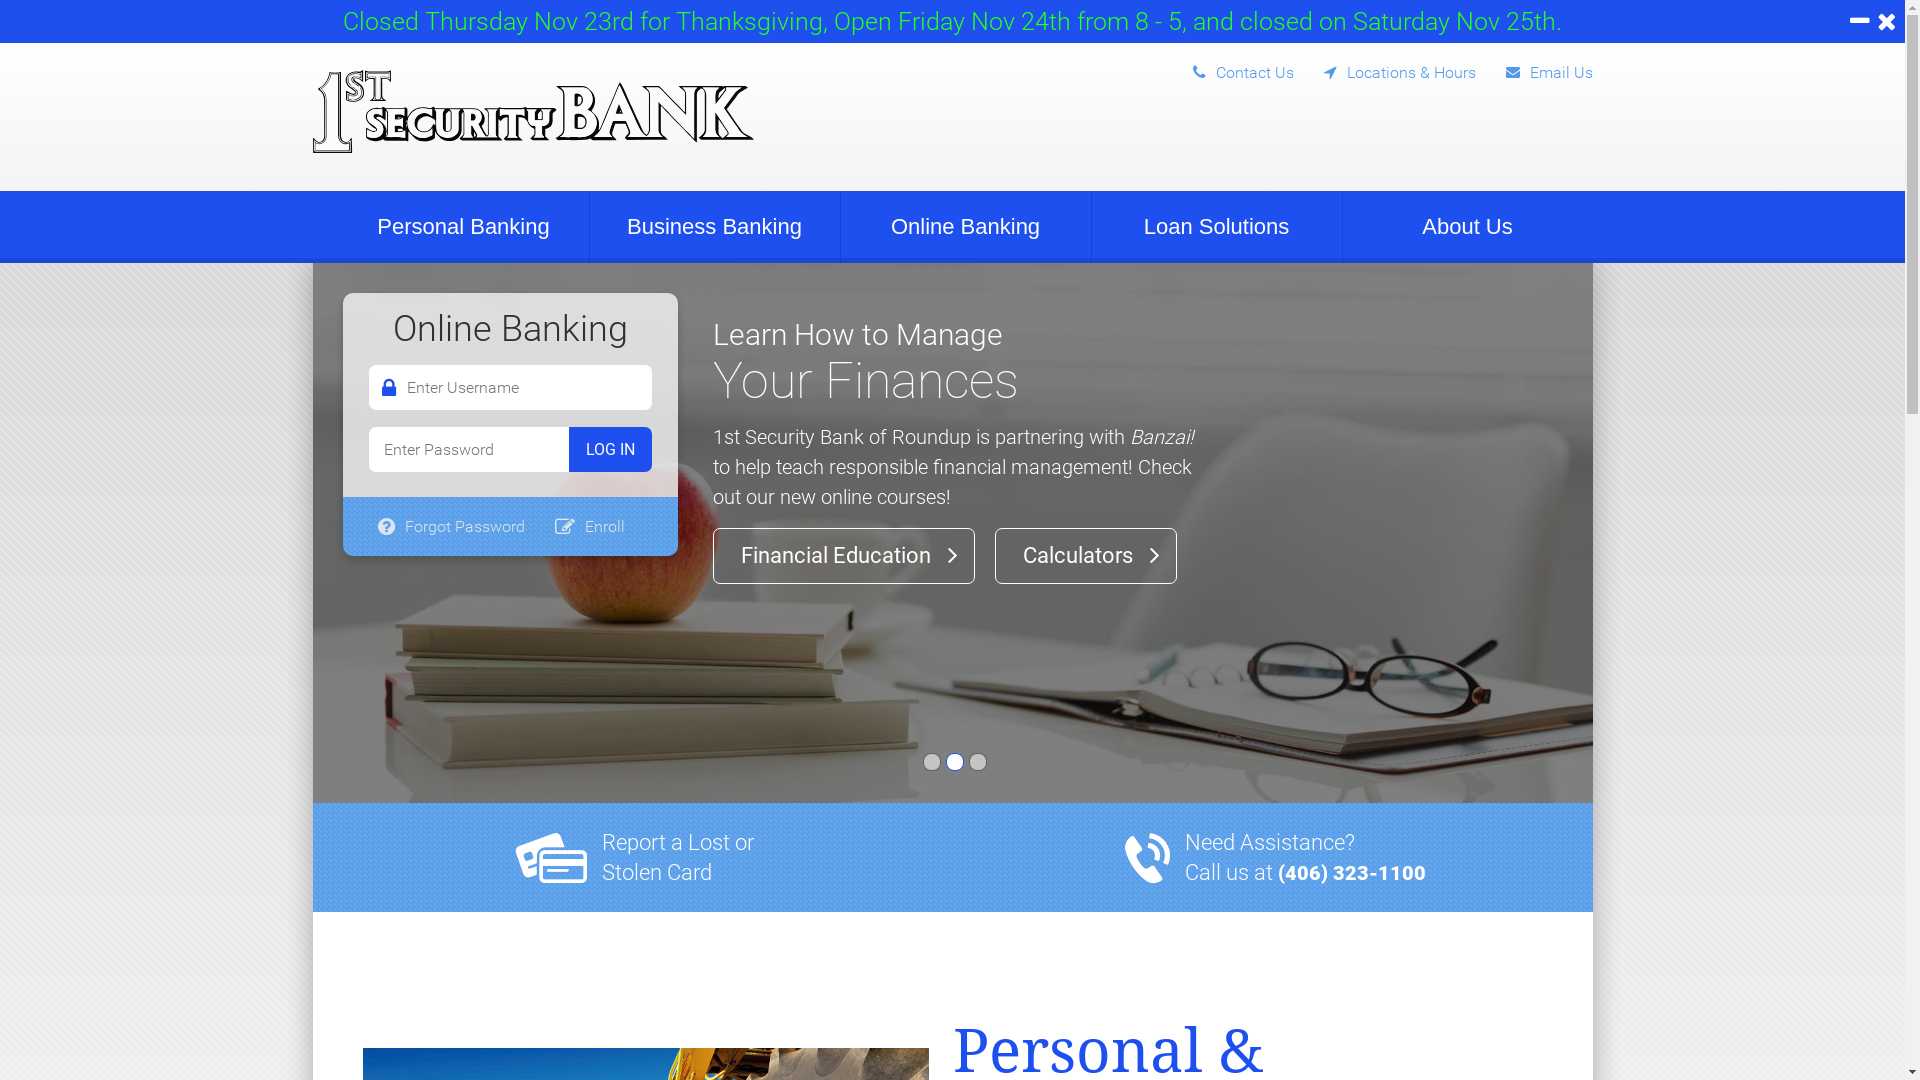 The image size is (1920, 1080). What do you see at coordinates (677, 856) in the screenshot?
I see `'Report a Lost or` at bounding box center [677, 856].